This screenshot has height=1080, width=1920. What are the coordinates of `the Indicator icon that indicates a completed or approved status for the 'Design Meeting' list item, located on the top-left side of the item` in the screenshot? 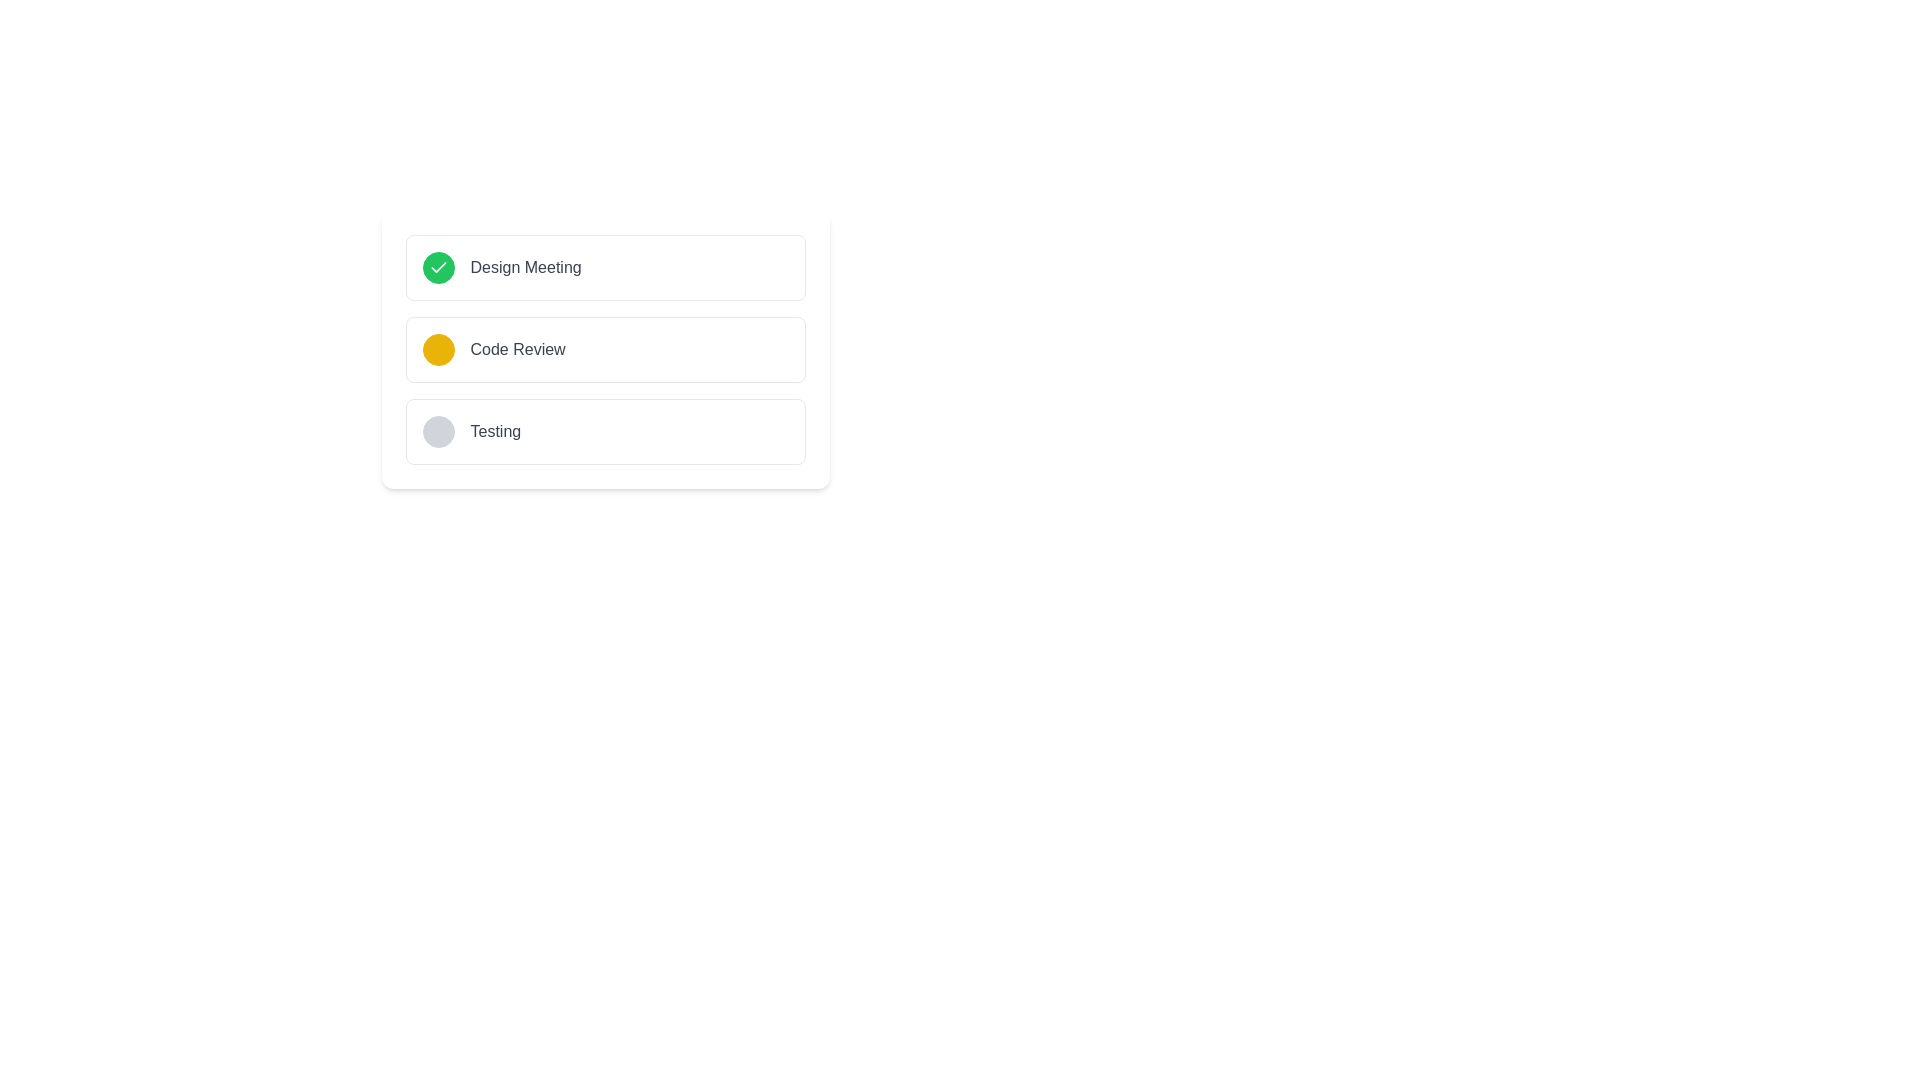 It's located at (437, 266).